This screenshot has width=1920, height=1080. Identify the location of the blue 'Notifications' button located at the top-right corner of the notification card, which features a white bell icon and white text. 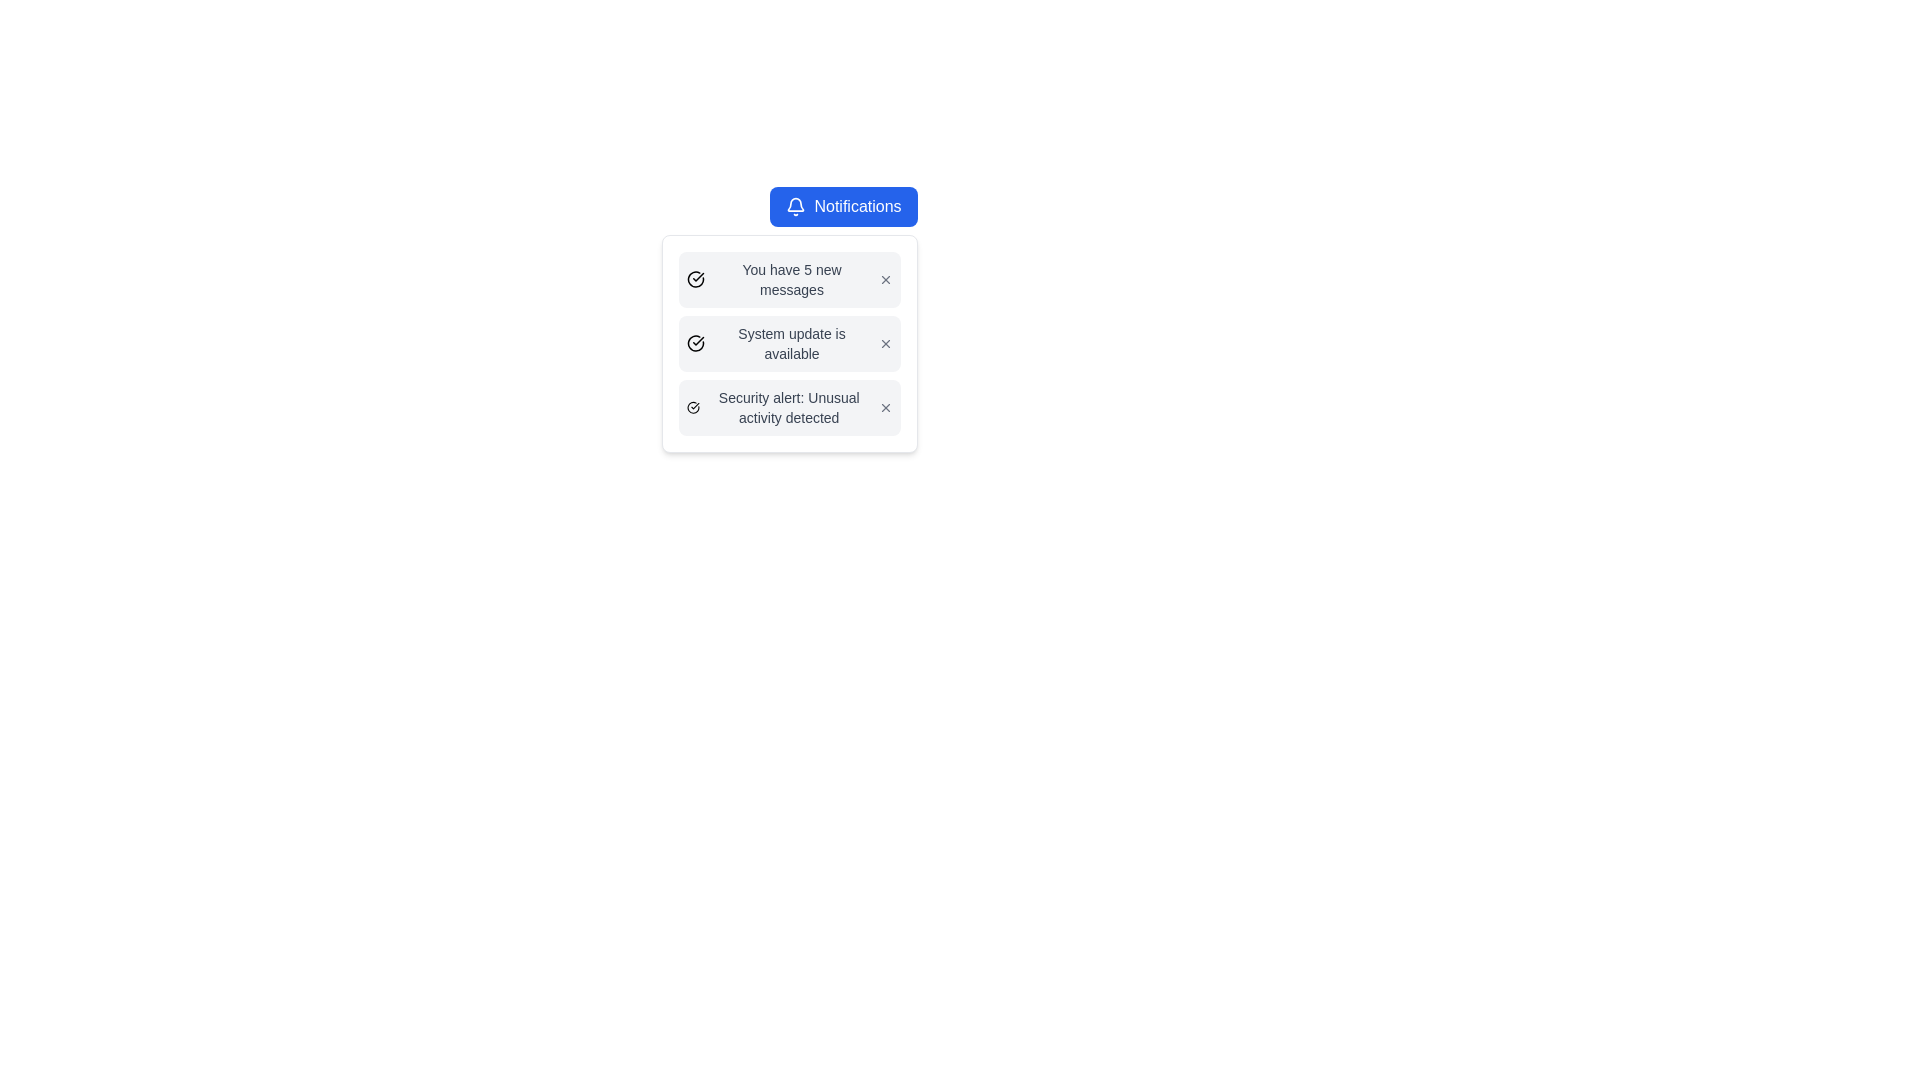
(844, 207).